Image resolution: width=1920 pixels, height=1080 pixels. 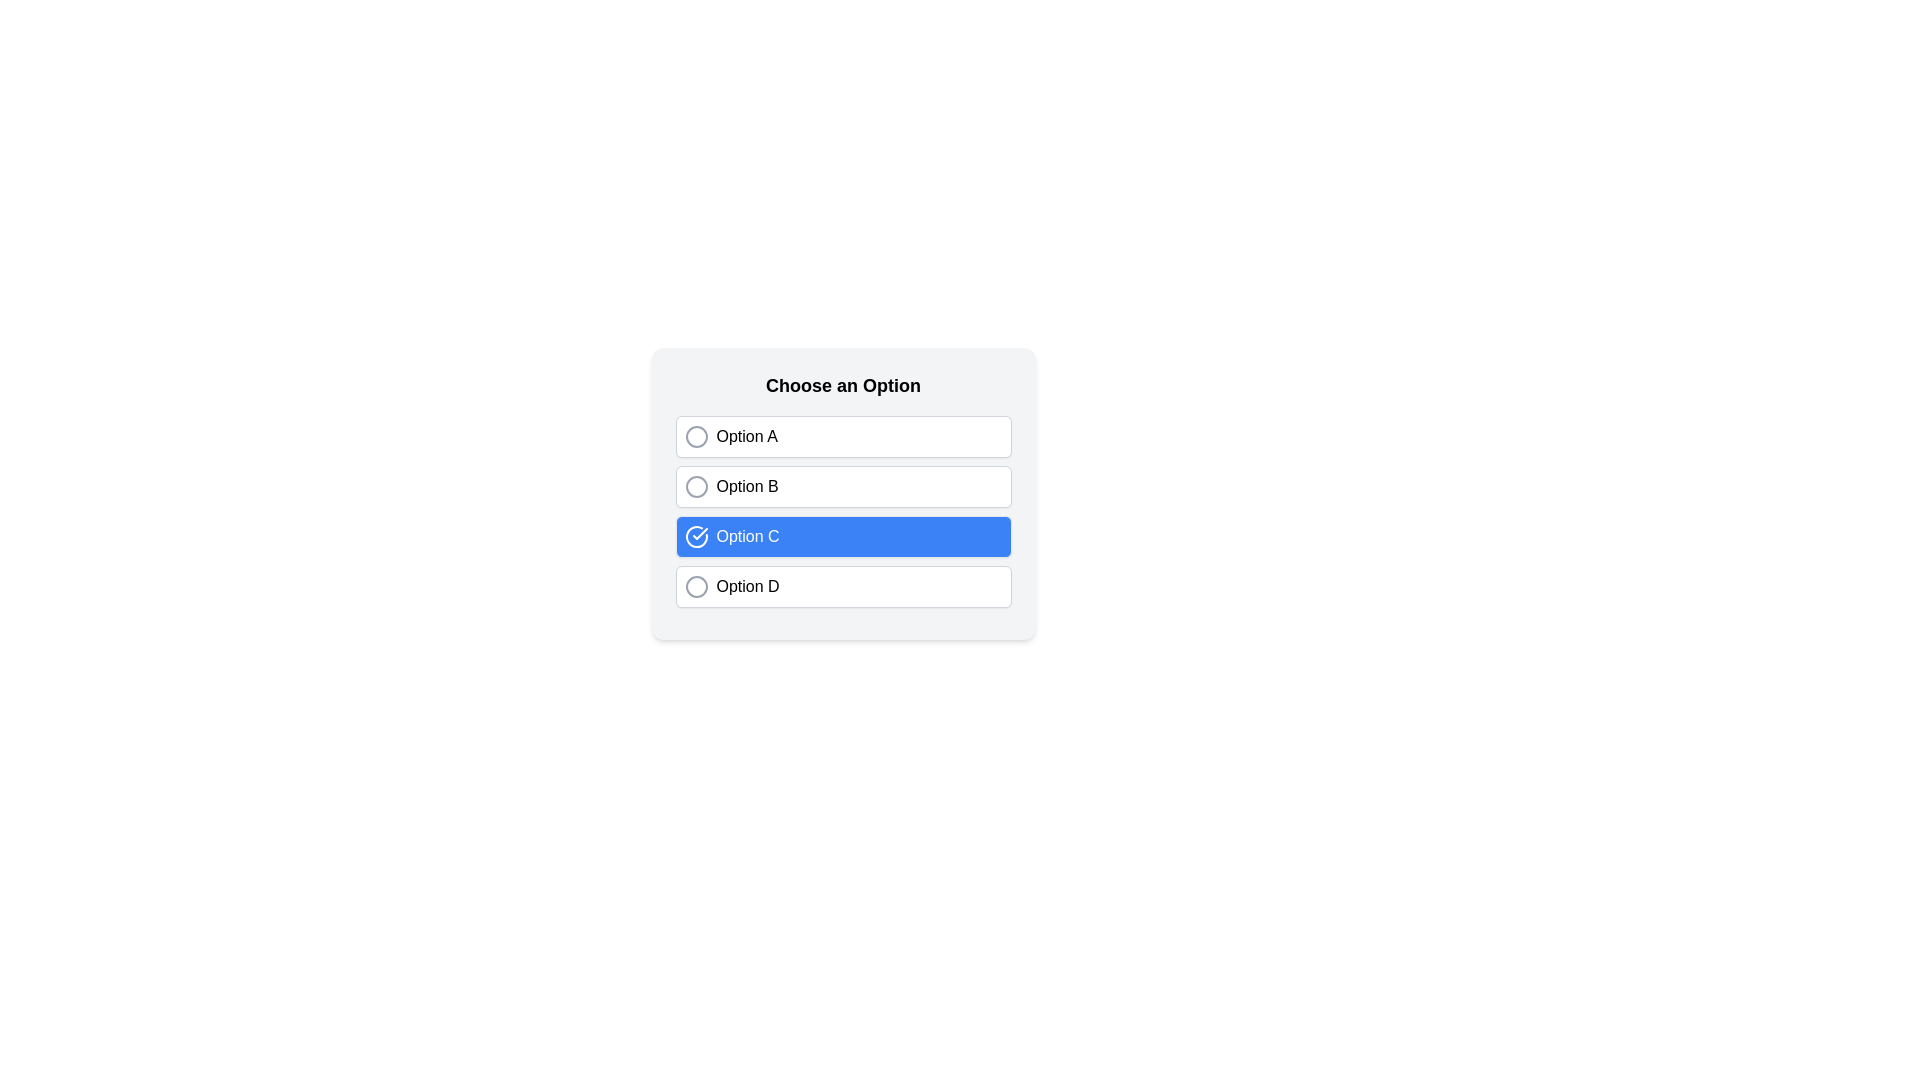 What do you see at coordinates (843, 435) in the screenshot?
I see `the first radio button option labeled under 'Choose an Option'` at bounding box center [843, 435].